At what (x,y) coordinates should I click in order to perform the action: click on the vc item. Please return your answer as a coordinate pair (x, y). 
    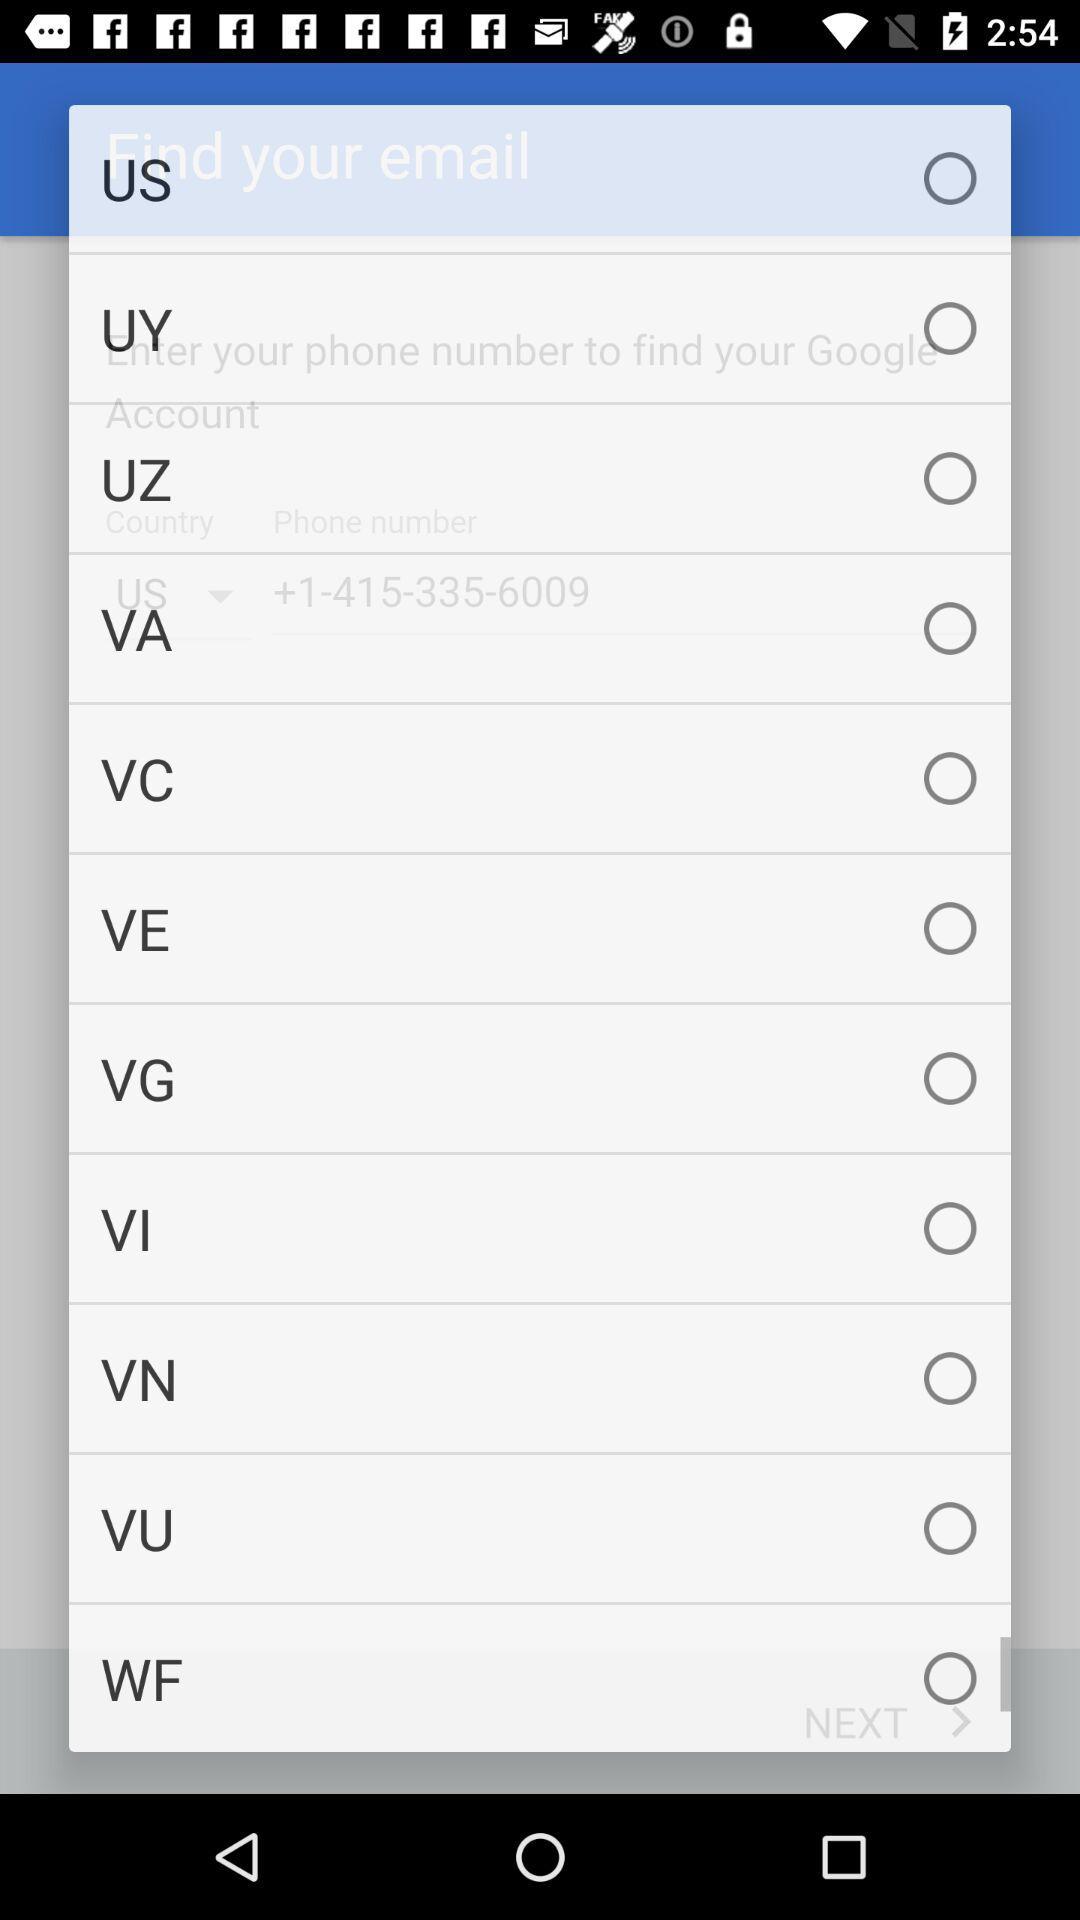
    Looking at the image, I should click on (540, 777).